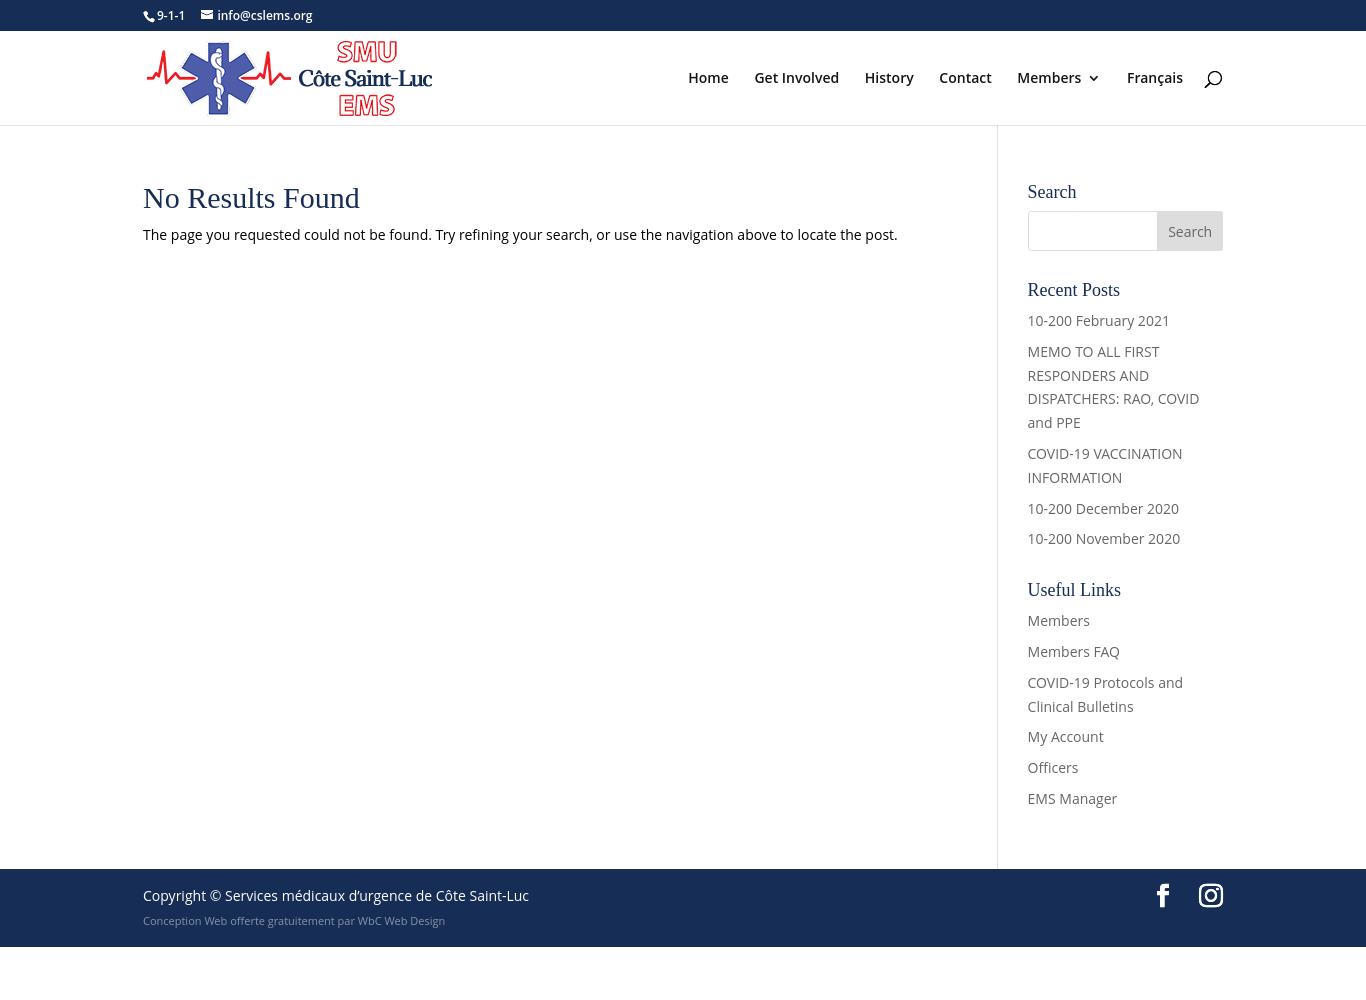 The height and width of the screenshot is (1000, 1366). Describe the element at coordinates (1103, 692) in the screenshot. I see `'COVID-19 Protocols and Clinical Bulletins'` at that location.